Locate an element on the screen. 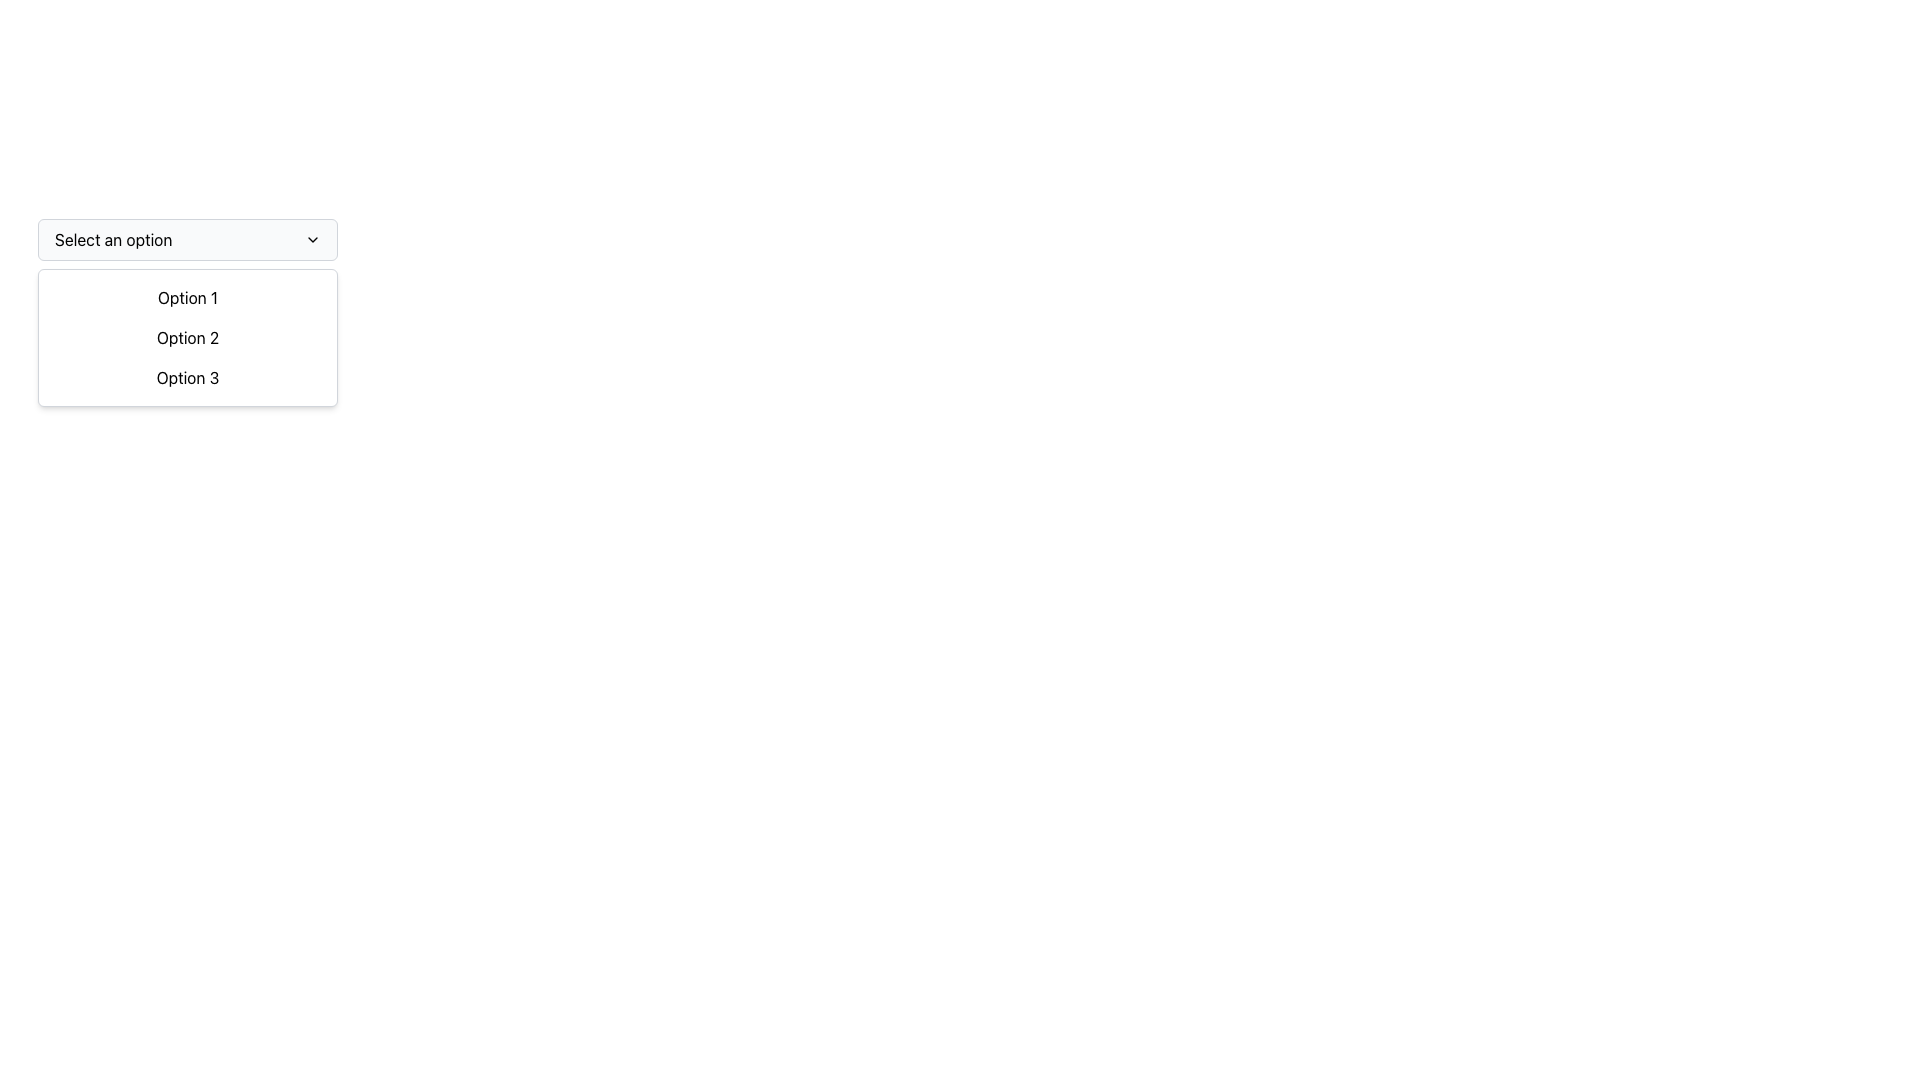 The image size is (1920, 1080). the text label reading 'Select an option', which is located on the left side of the dropdown component, positioned between the left margin and an arrow icon is located at coordinates (112, 238).